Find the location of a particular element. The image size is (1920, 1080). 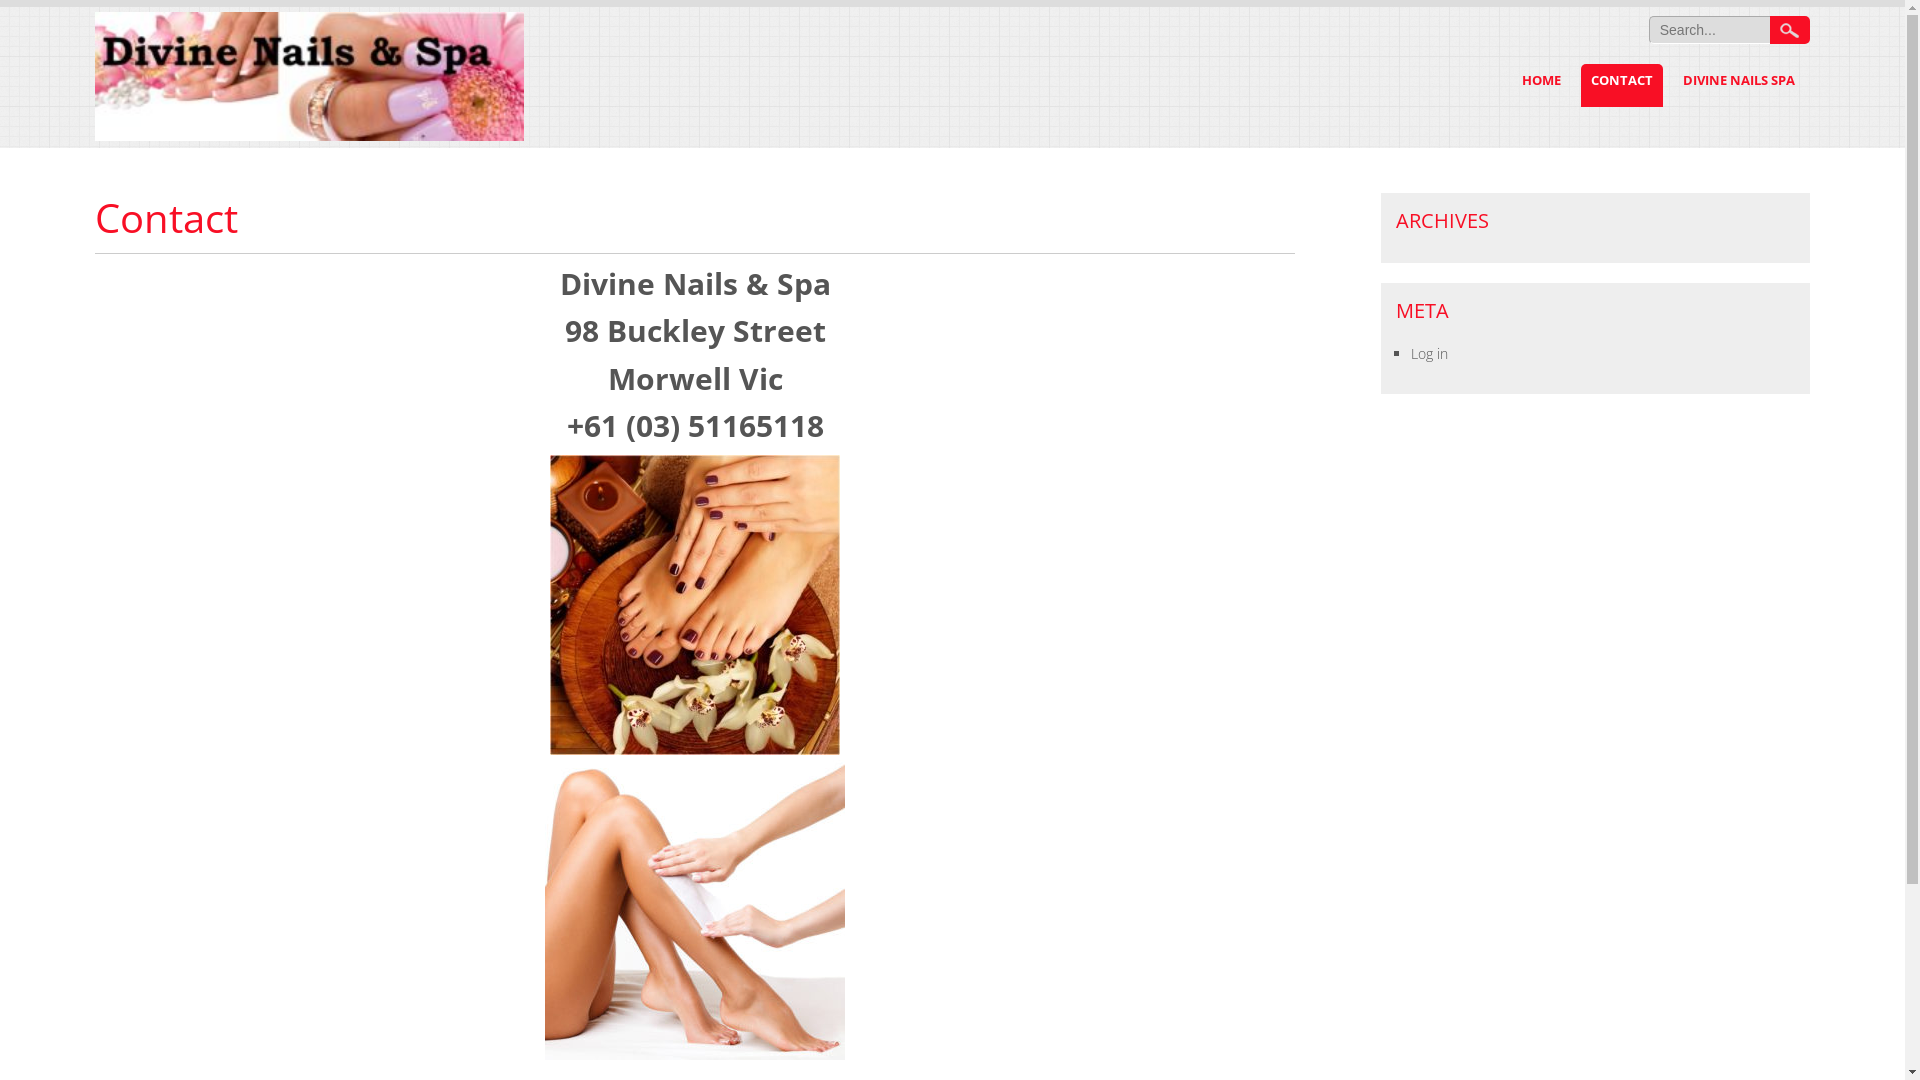

'CONTACT' is located at coordinates (1622, 84).